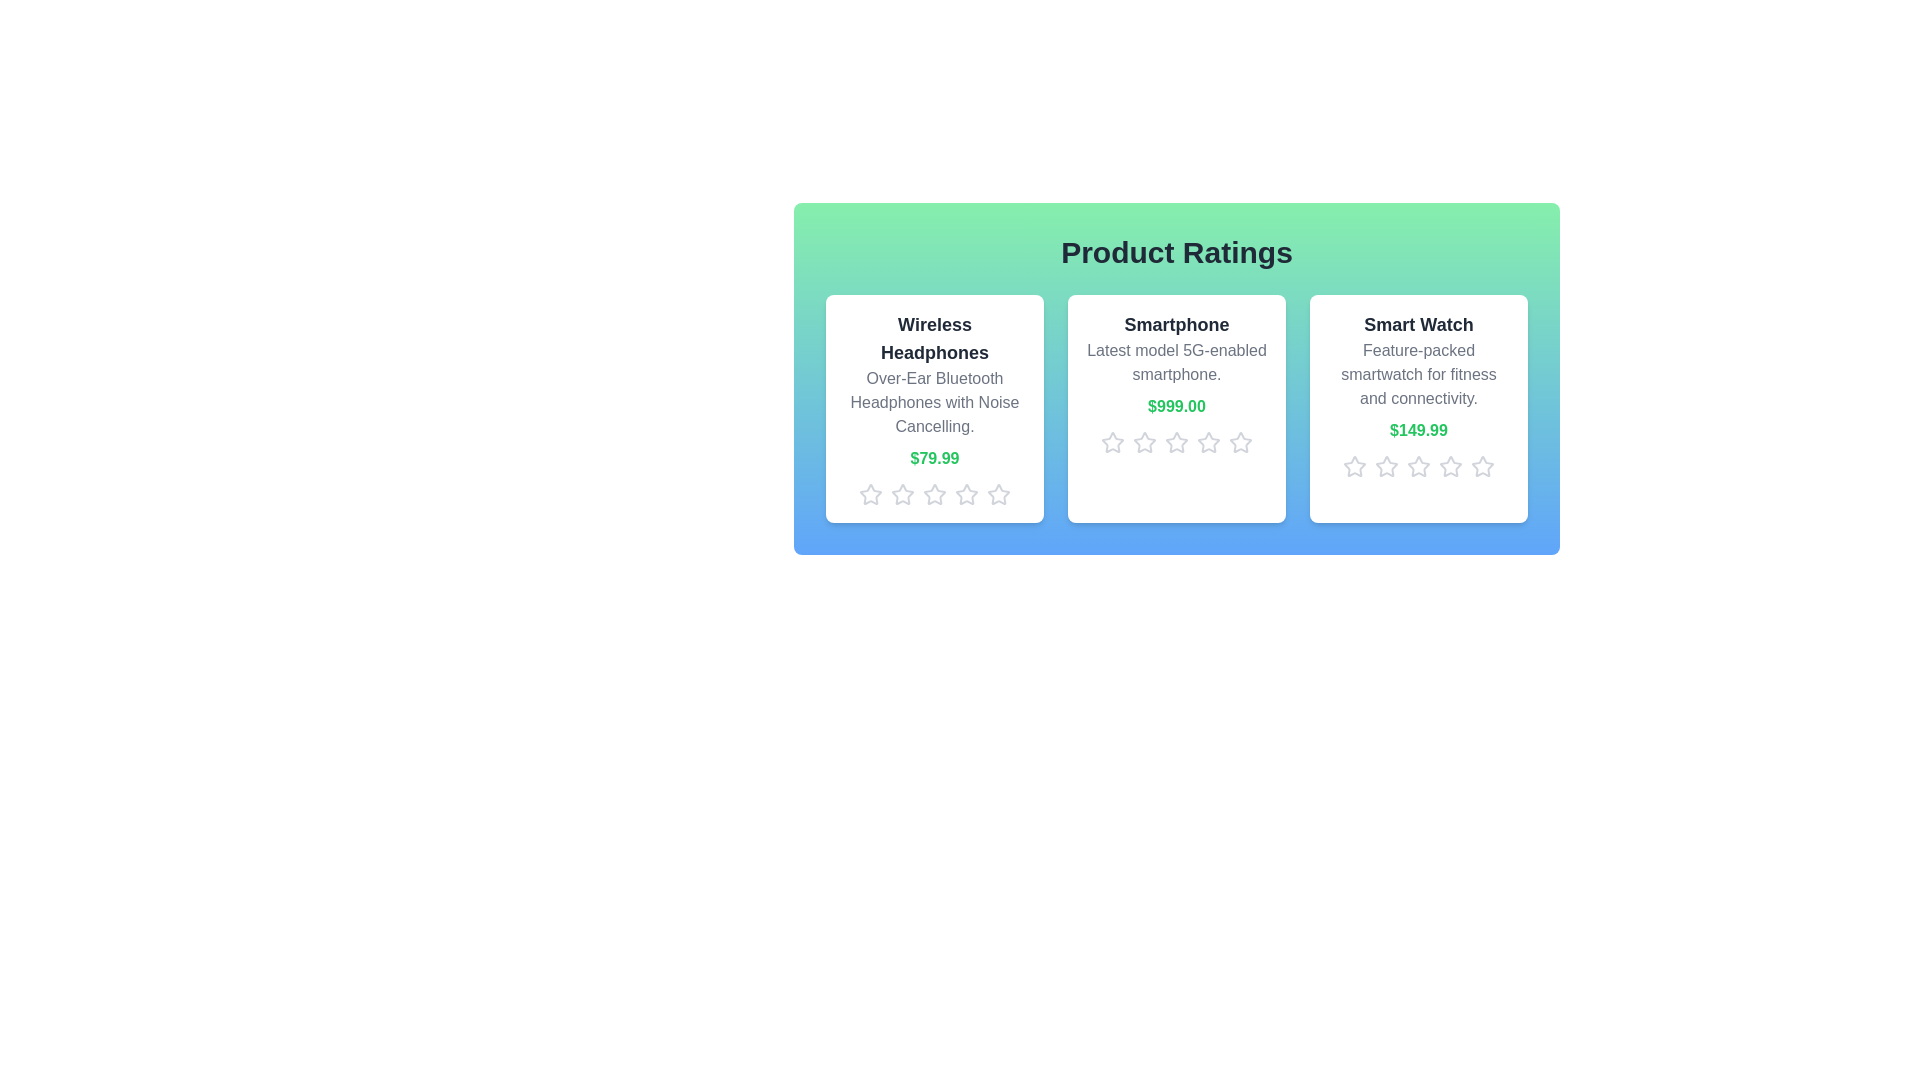 This screenshot has height=1080, width=1920. I want to click on the star icon corresponding to 4 stars for the product Wireless Headphones, so click(966, 494).